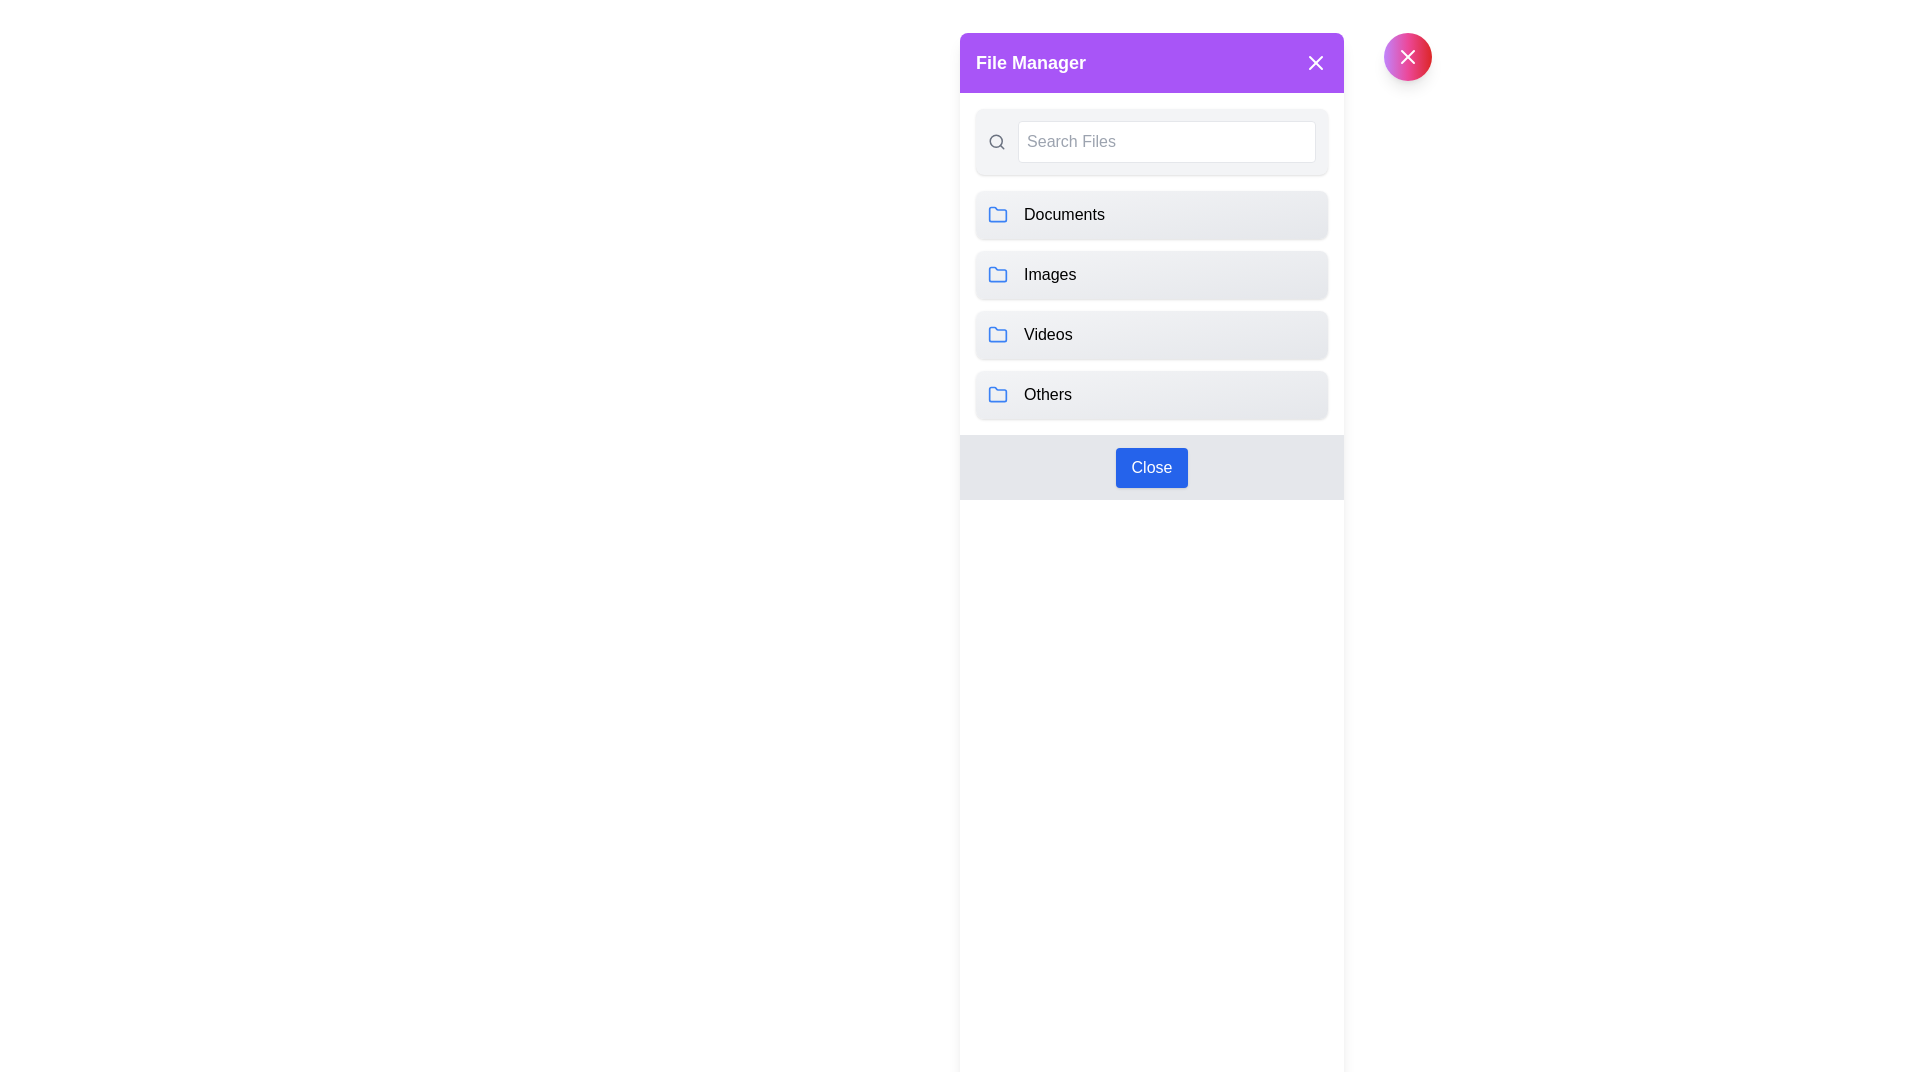  What do you see at coordinates (998, 333) in the screenshot?
I see `the third folder icon with a blue outline, located next to the 'Videos' label in a vertical list of icons` at bounding box center [998, 333].